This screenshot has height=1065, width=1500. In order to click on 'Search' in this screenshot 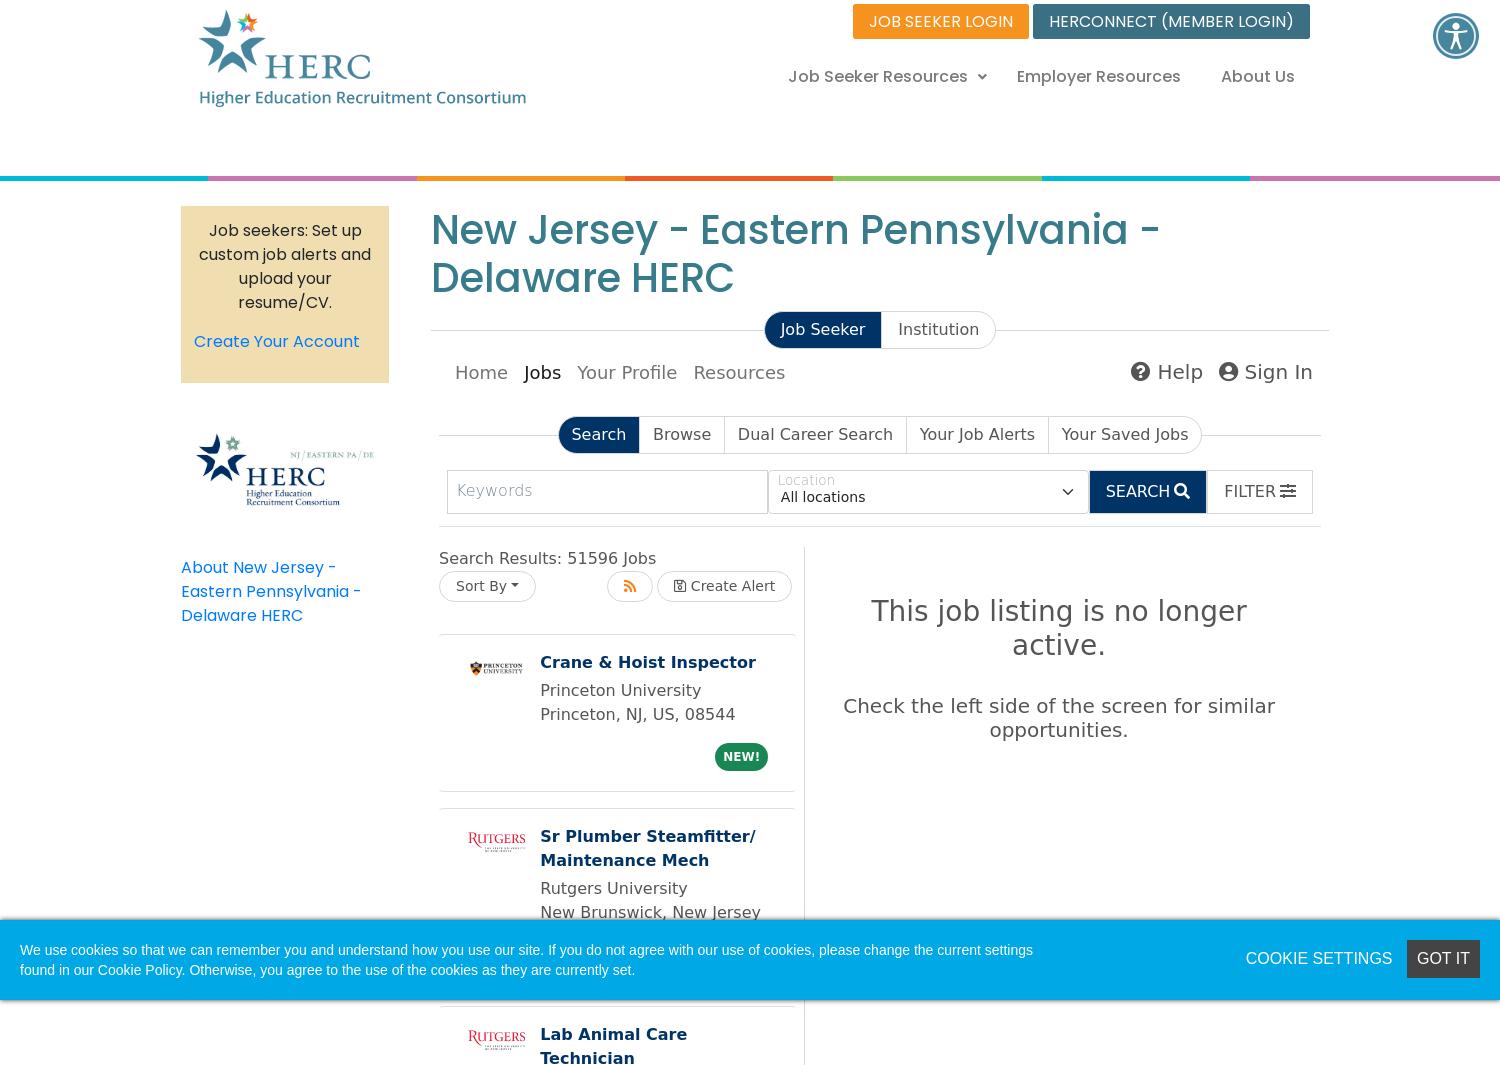, I will do `click(597, 433)`.